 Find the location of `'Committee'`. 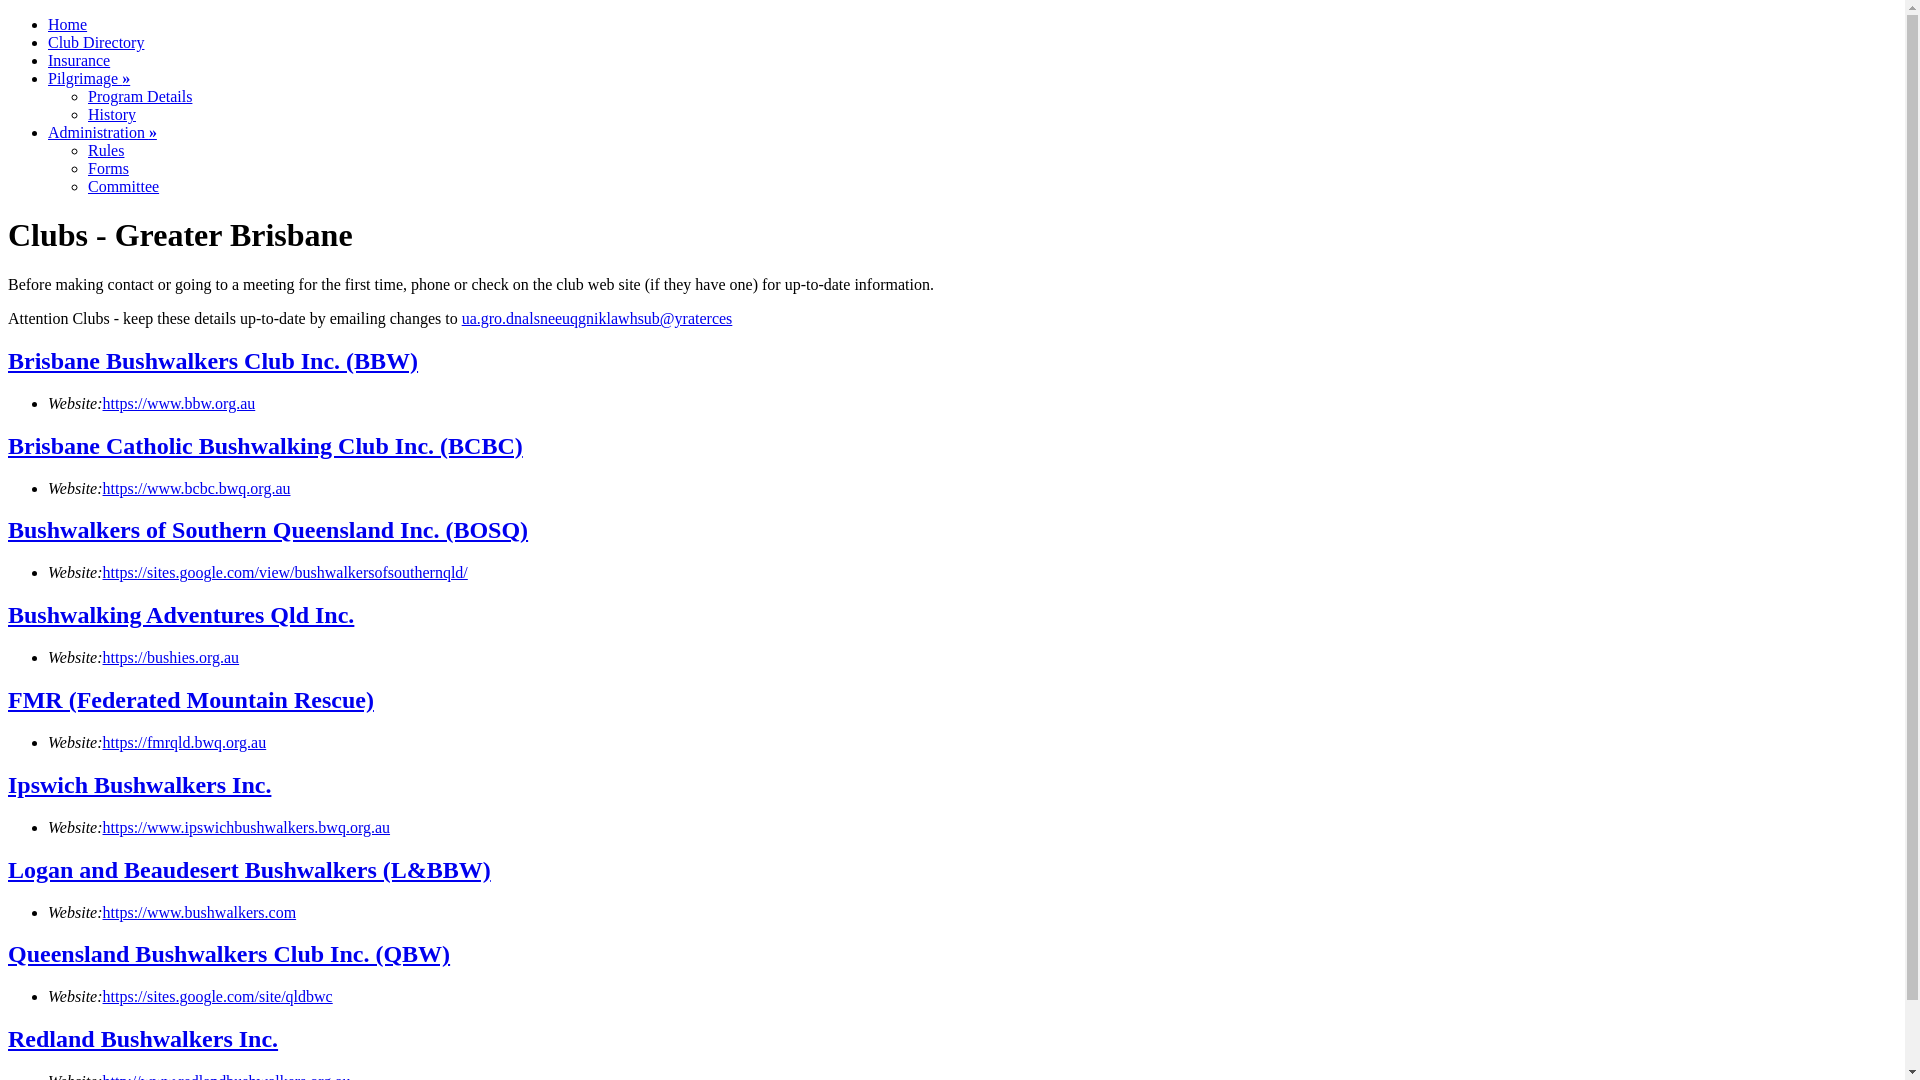

'Committee' is located at coordinates (86, 186).